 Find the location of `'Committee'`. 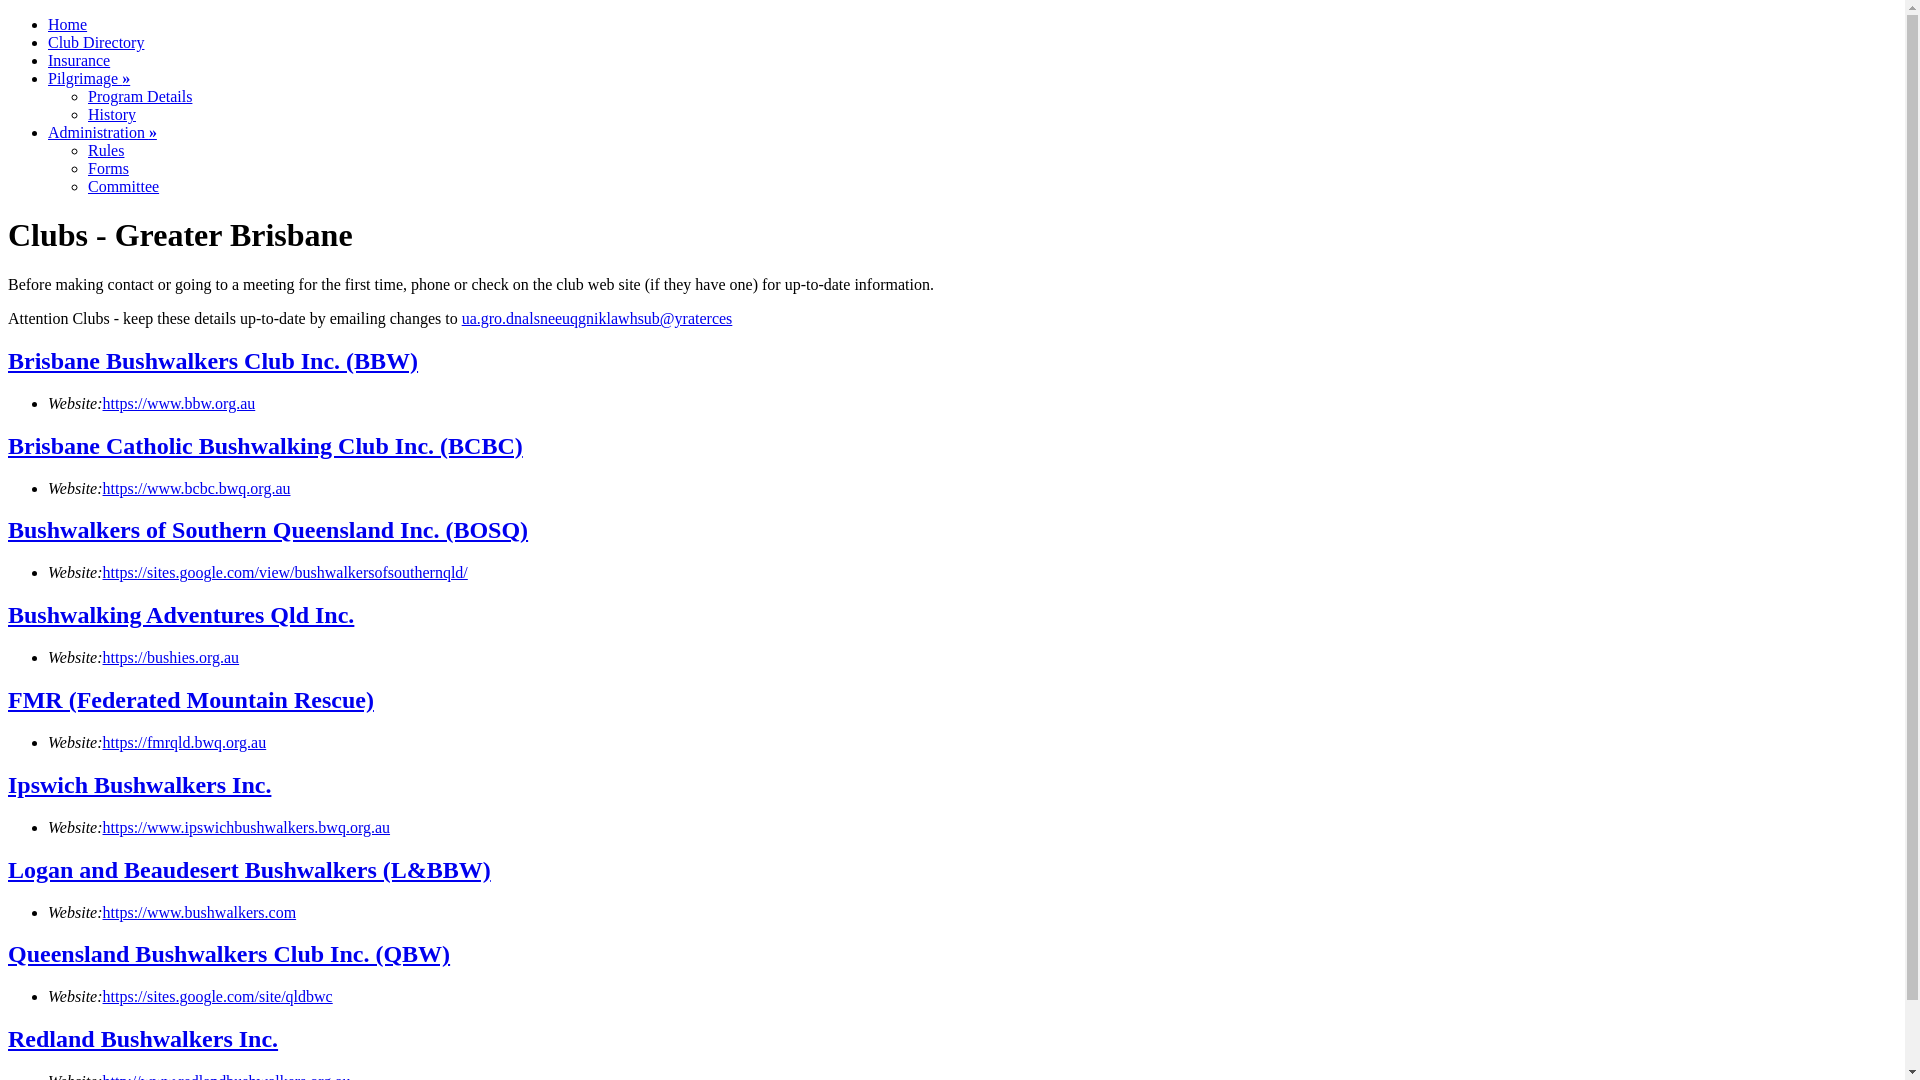

'Committee' is located at coordinates (86, 186).